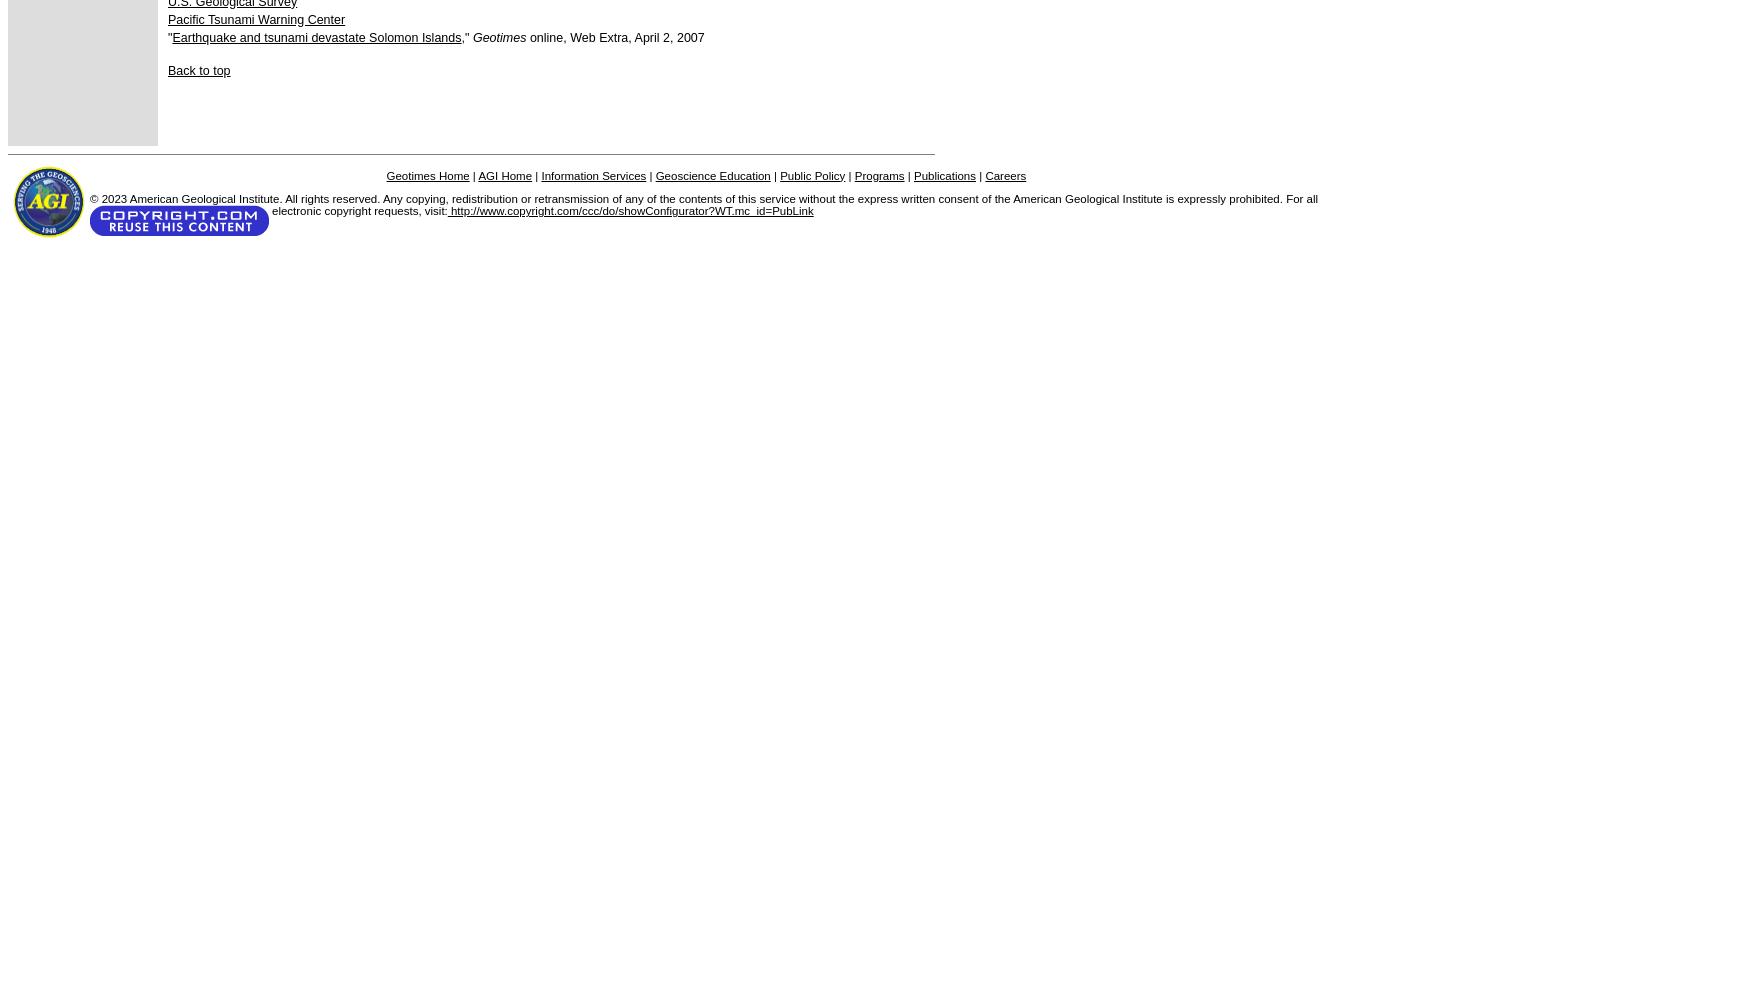  Describe the element at coordinates (1004, 175) in the screenshot. I see `'Careers'` at that location.